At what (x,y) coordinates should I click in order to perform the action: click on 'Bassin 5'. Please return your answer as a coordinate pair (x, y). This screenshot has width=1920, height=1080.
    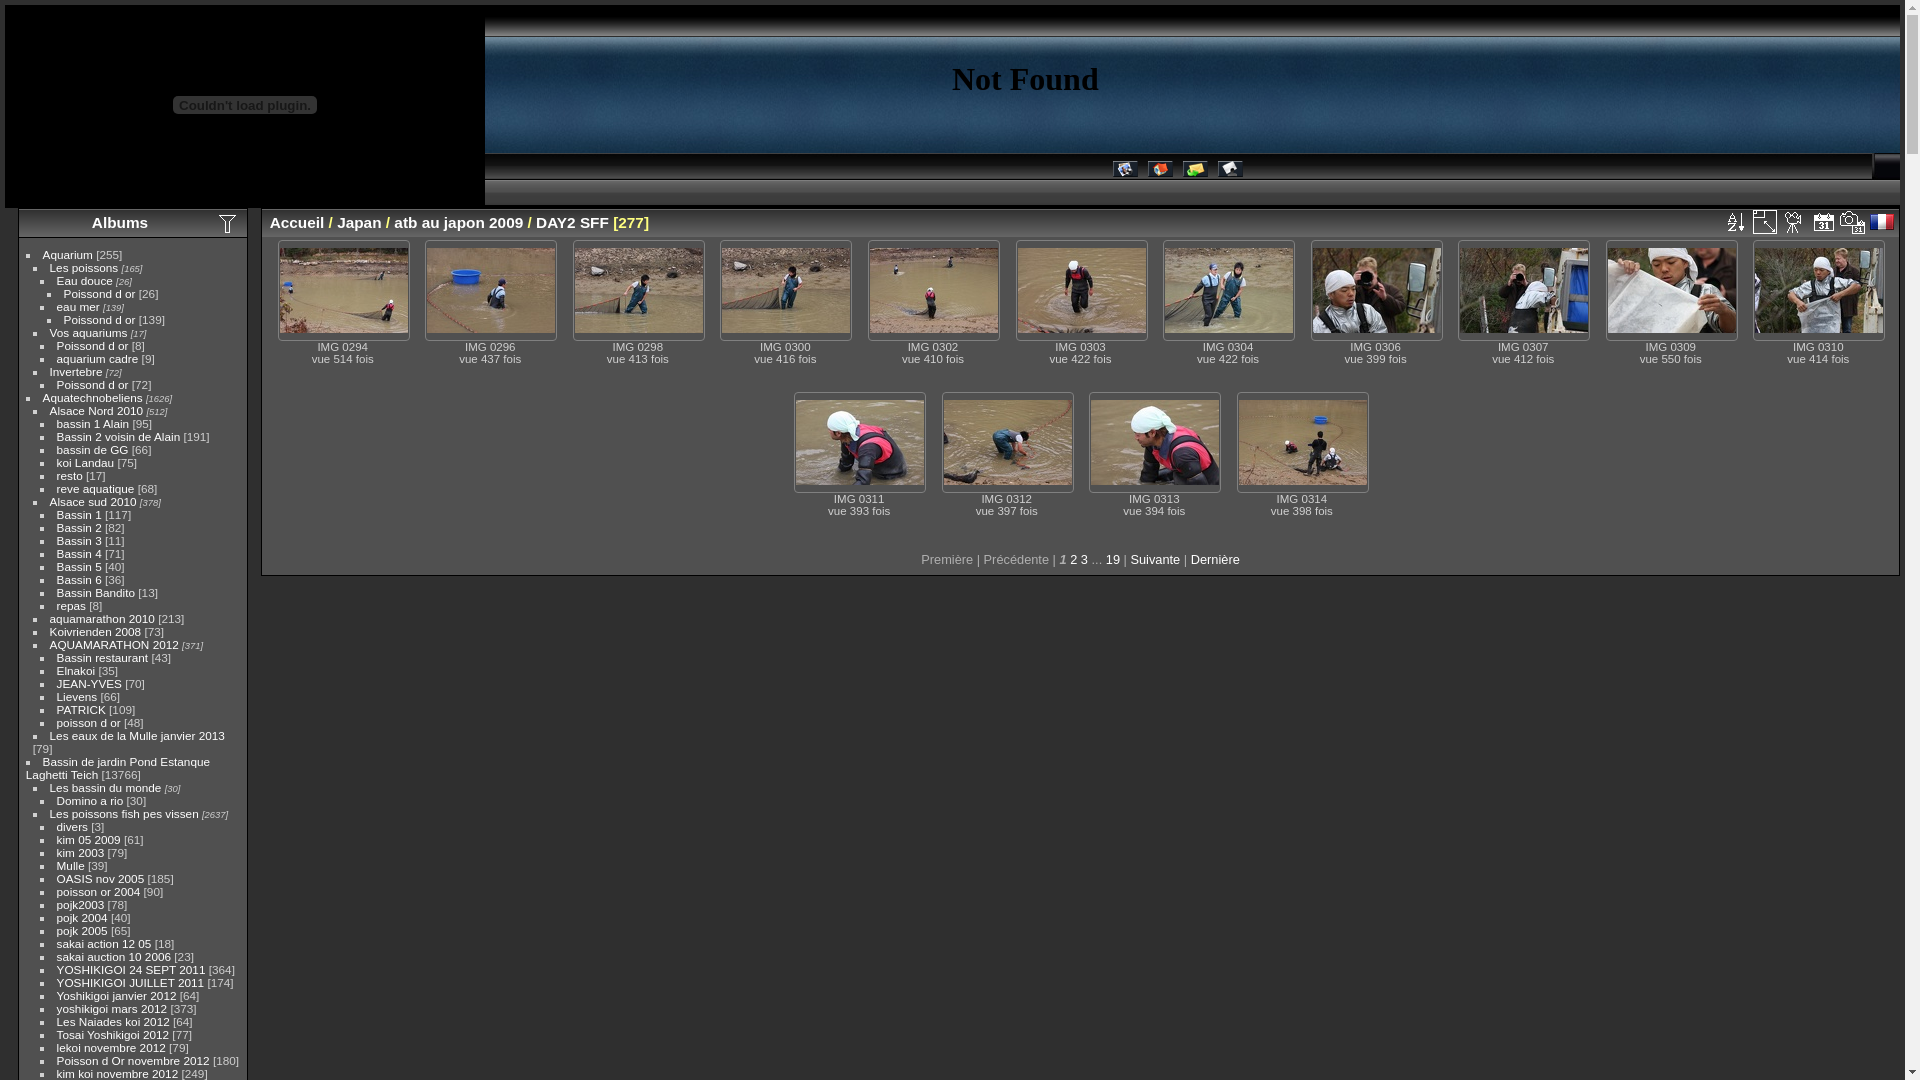
    Looking at the image, I should click on (57, 566).